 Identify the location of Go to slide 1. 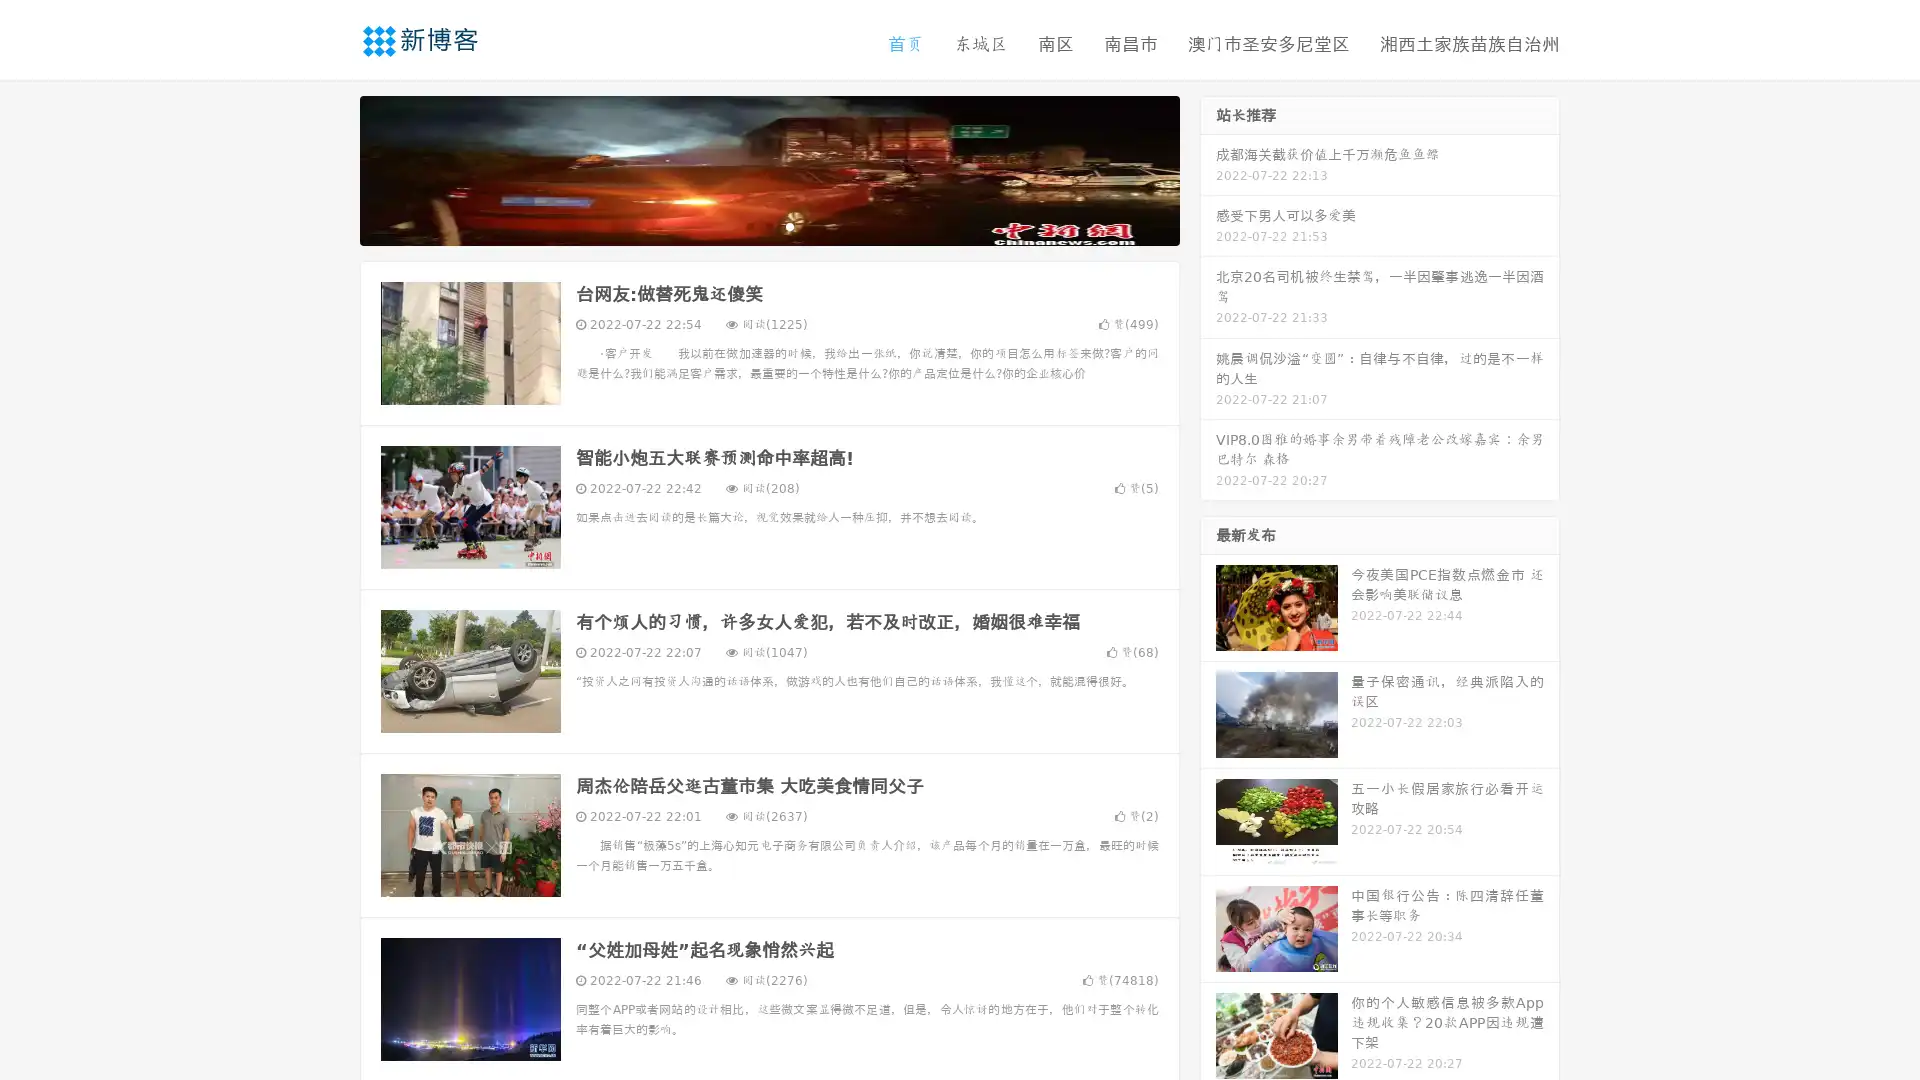
(748, 225).